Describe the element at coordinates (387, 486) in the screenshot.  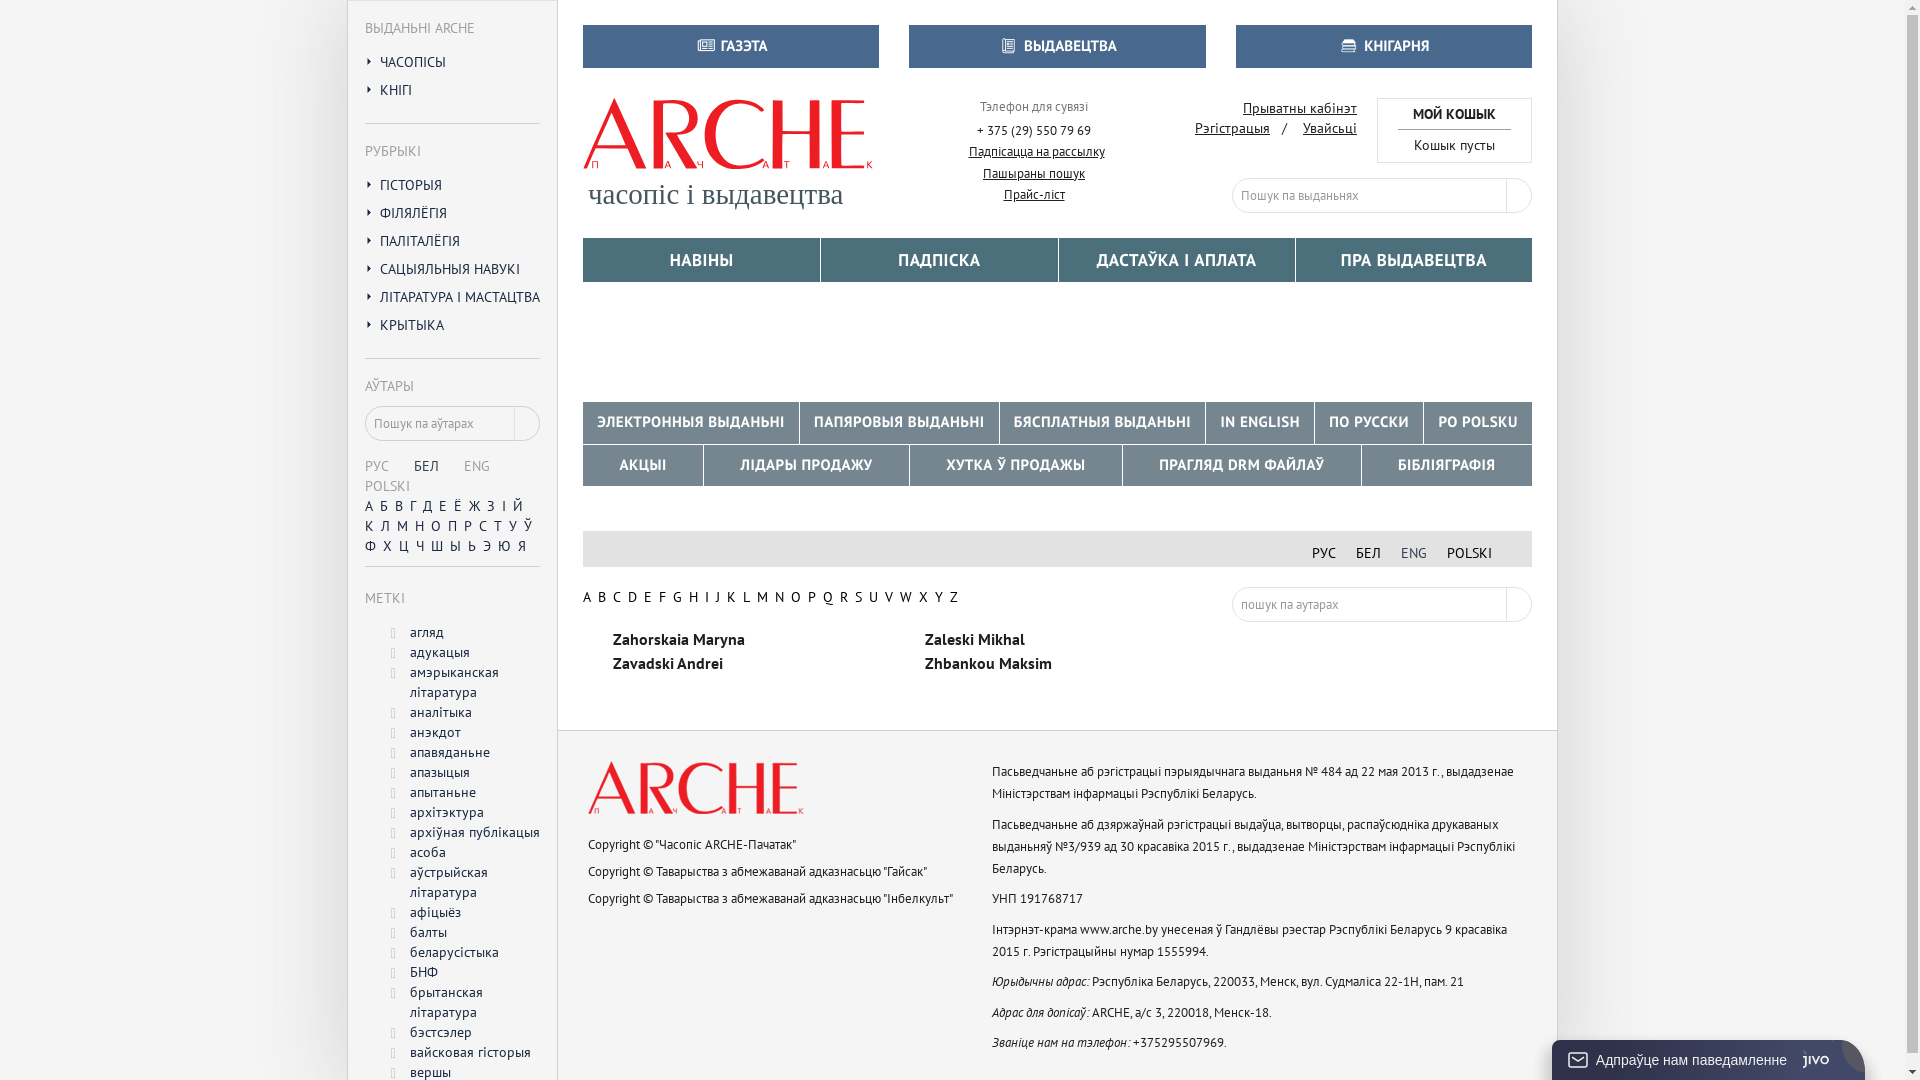
I see `'POLSKI'` at that location.